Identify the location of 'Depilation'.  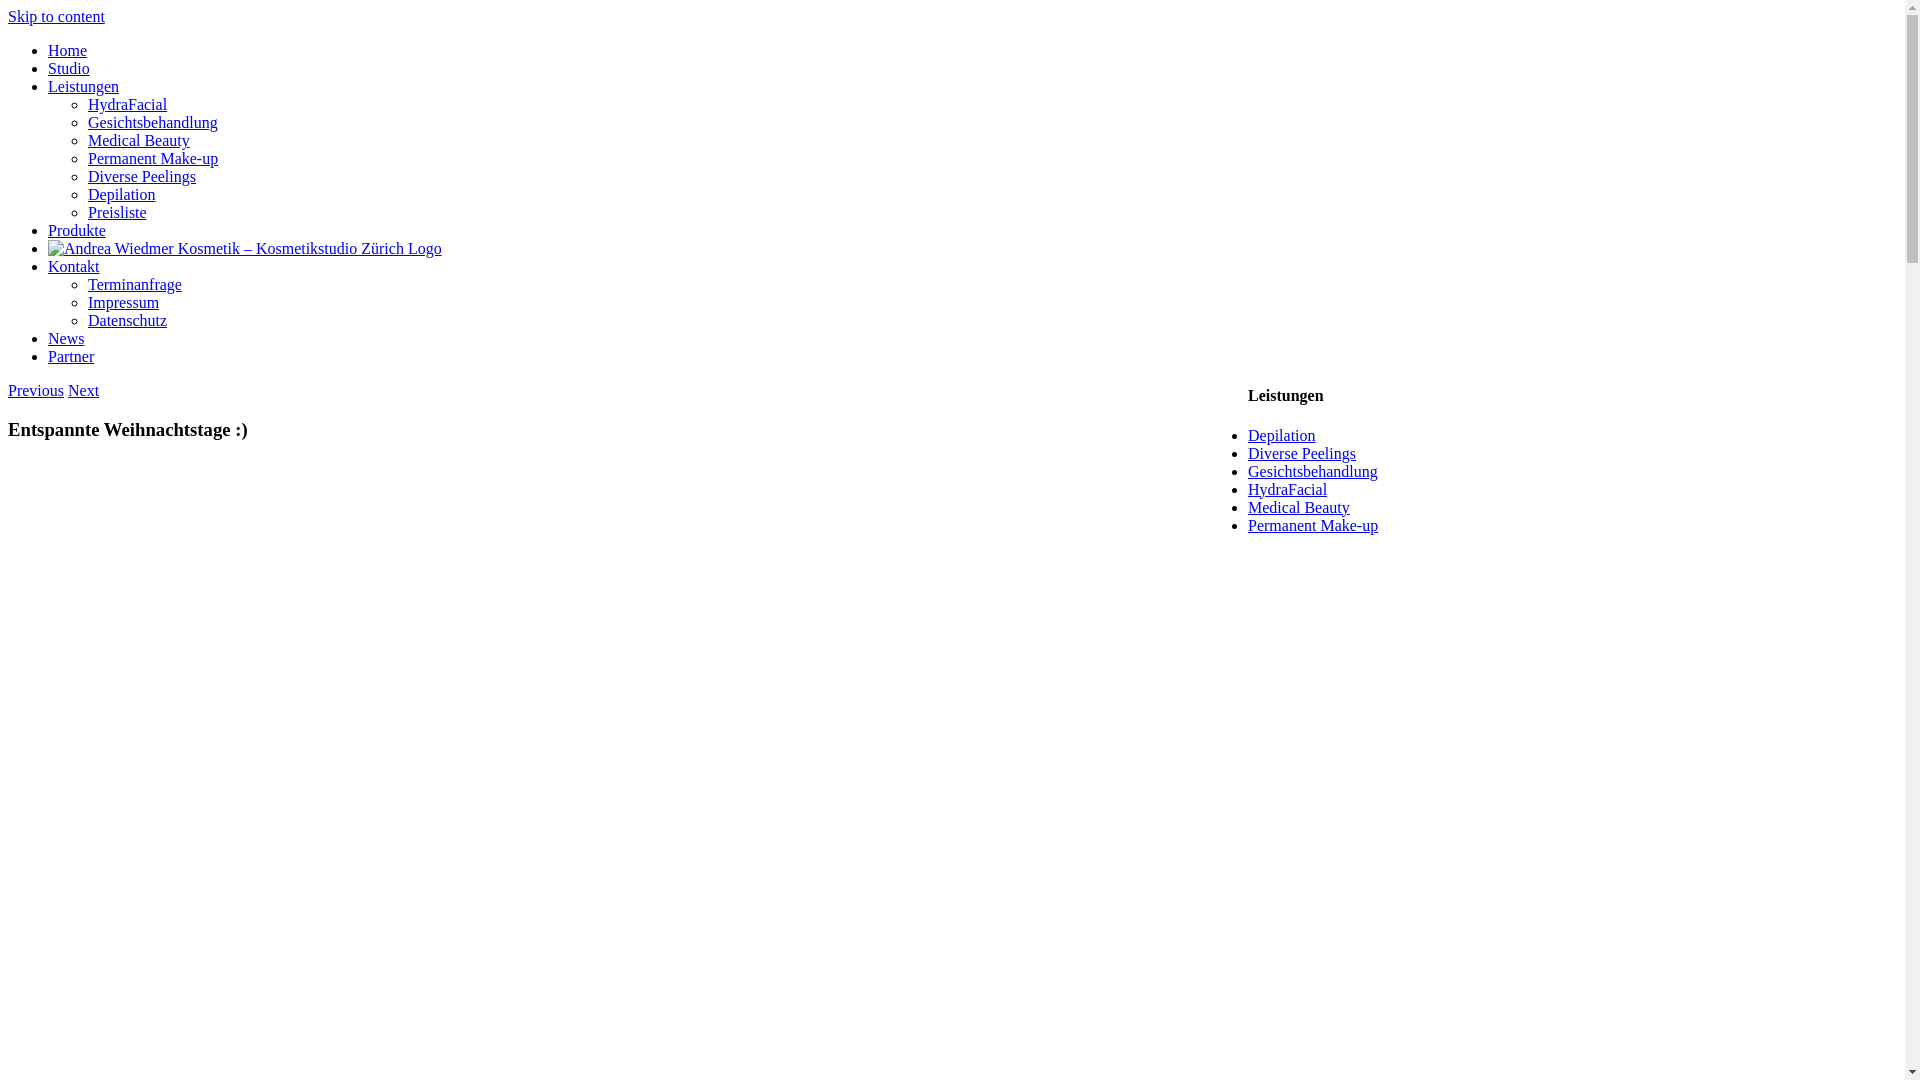
(1281, 434).